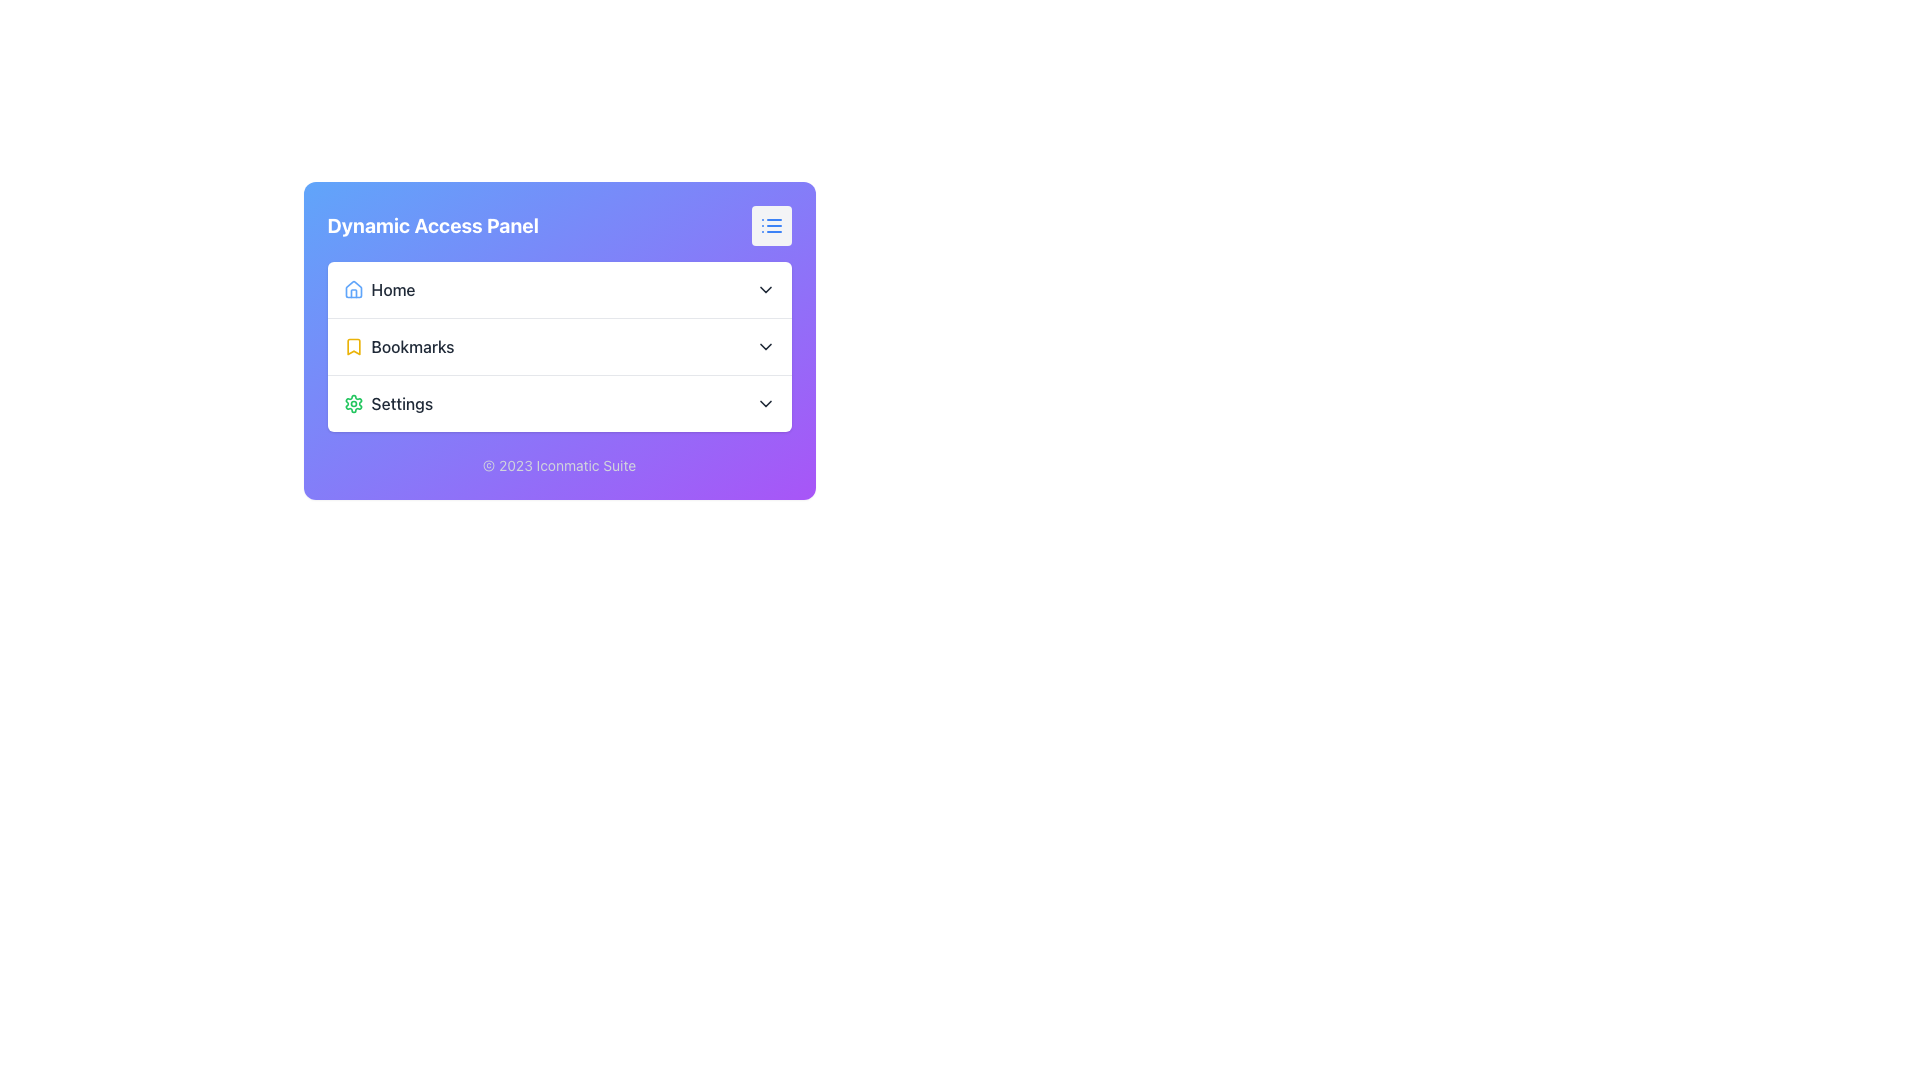 The height and width of the screenshot is (1080, 1920). Describe the element at coordinates (764, 404) in the screenshot. I see `the Chevron Down icon located in the last row of the 'Settings' vertical list within the 'Dynamic Access Panel'` at that location.